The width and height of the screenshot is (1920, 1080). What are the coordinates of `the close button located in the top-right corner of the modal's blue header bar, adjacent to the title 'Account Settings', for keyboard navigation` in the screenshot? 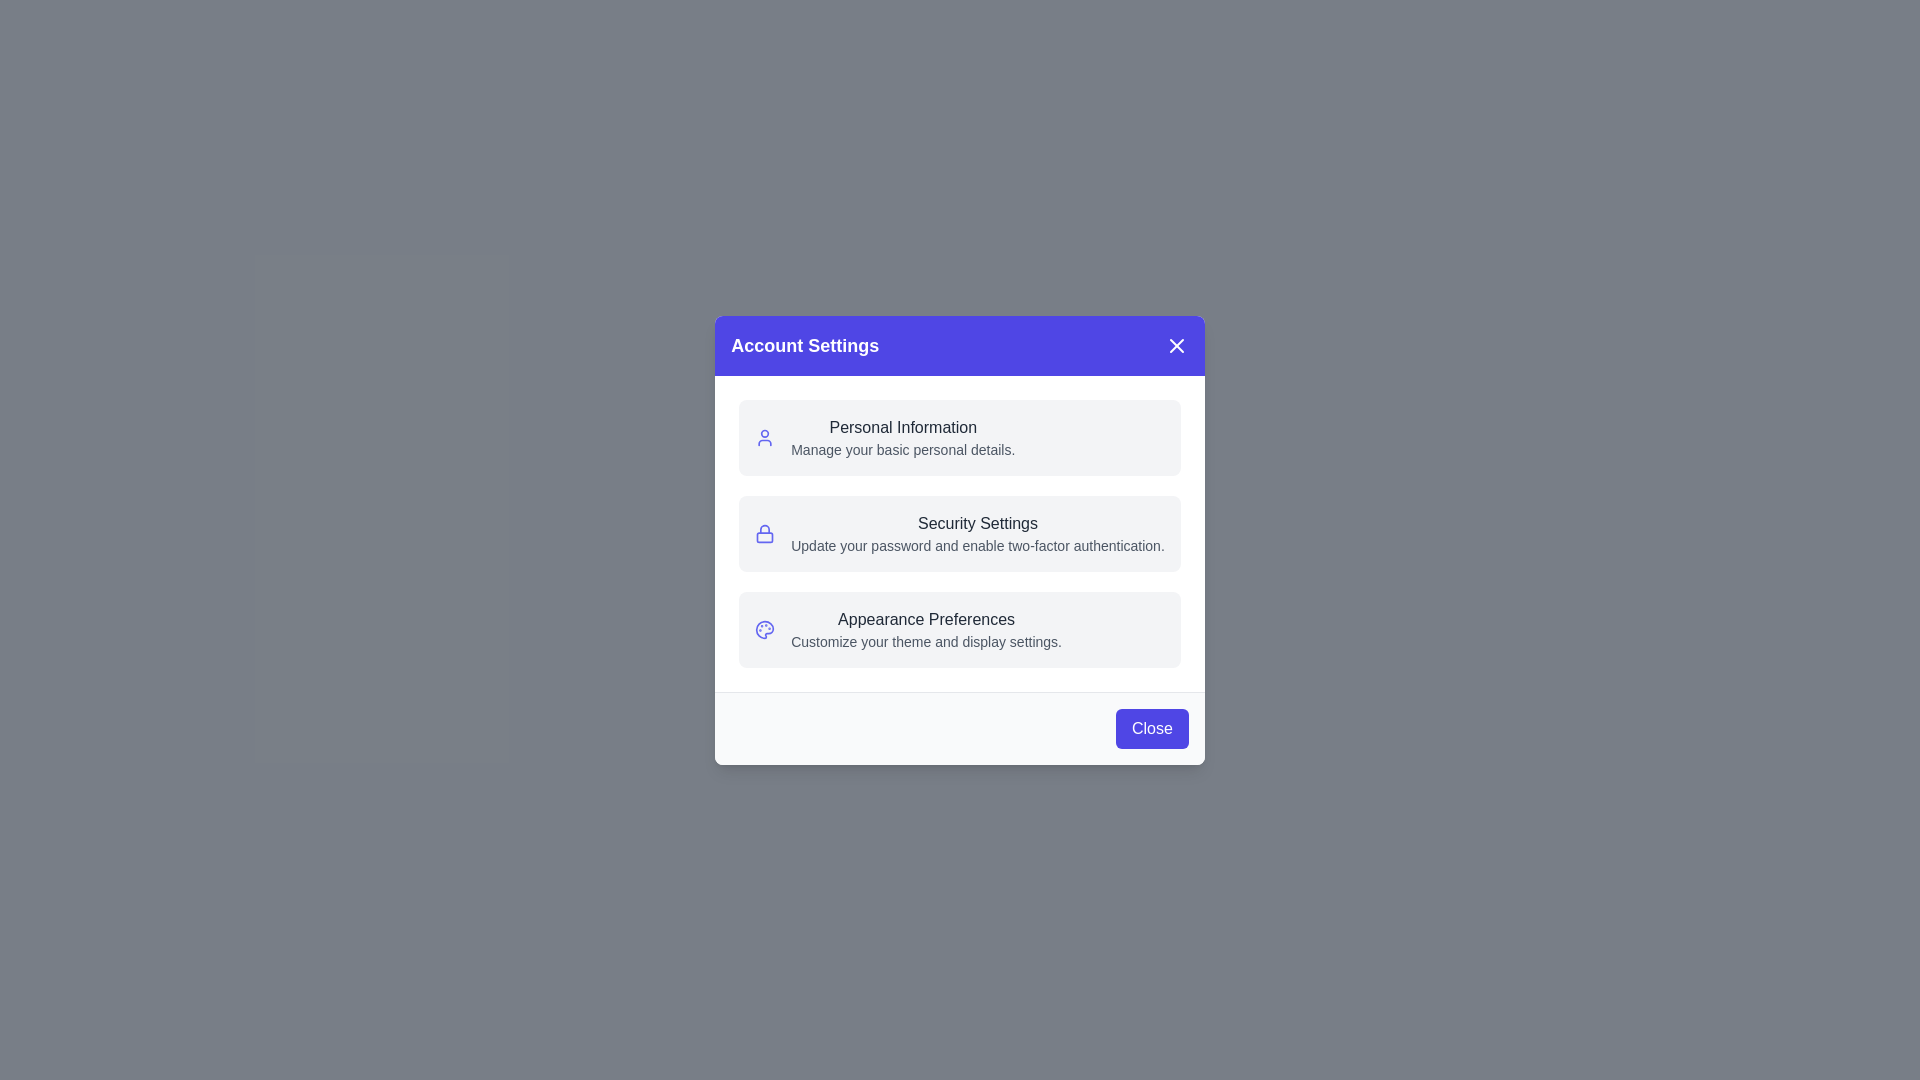 It's located at (1176, 344).